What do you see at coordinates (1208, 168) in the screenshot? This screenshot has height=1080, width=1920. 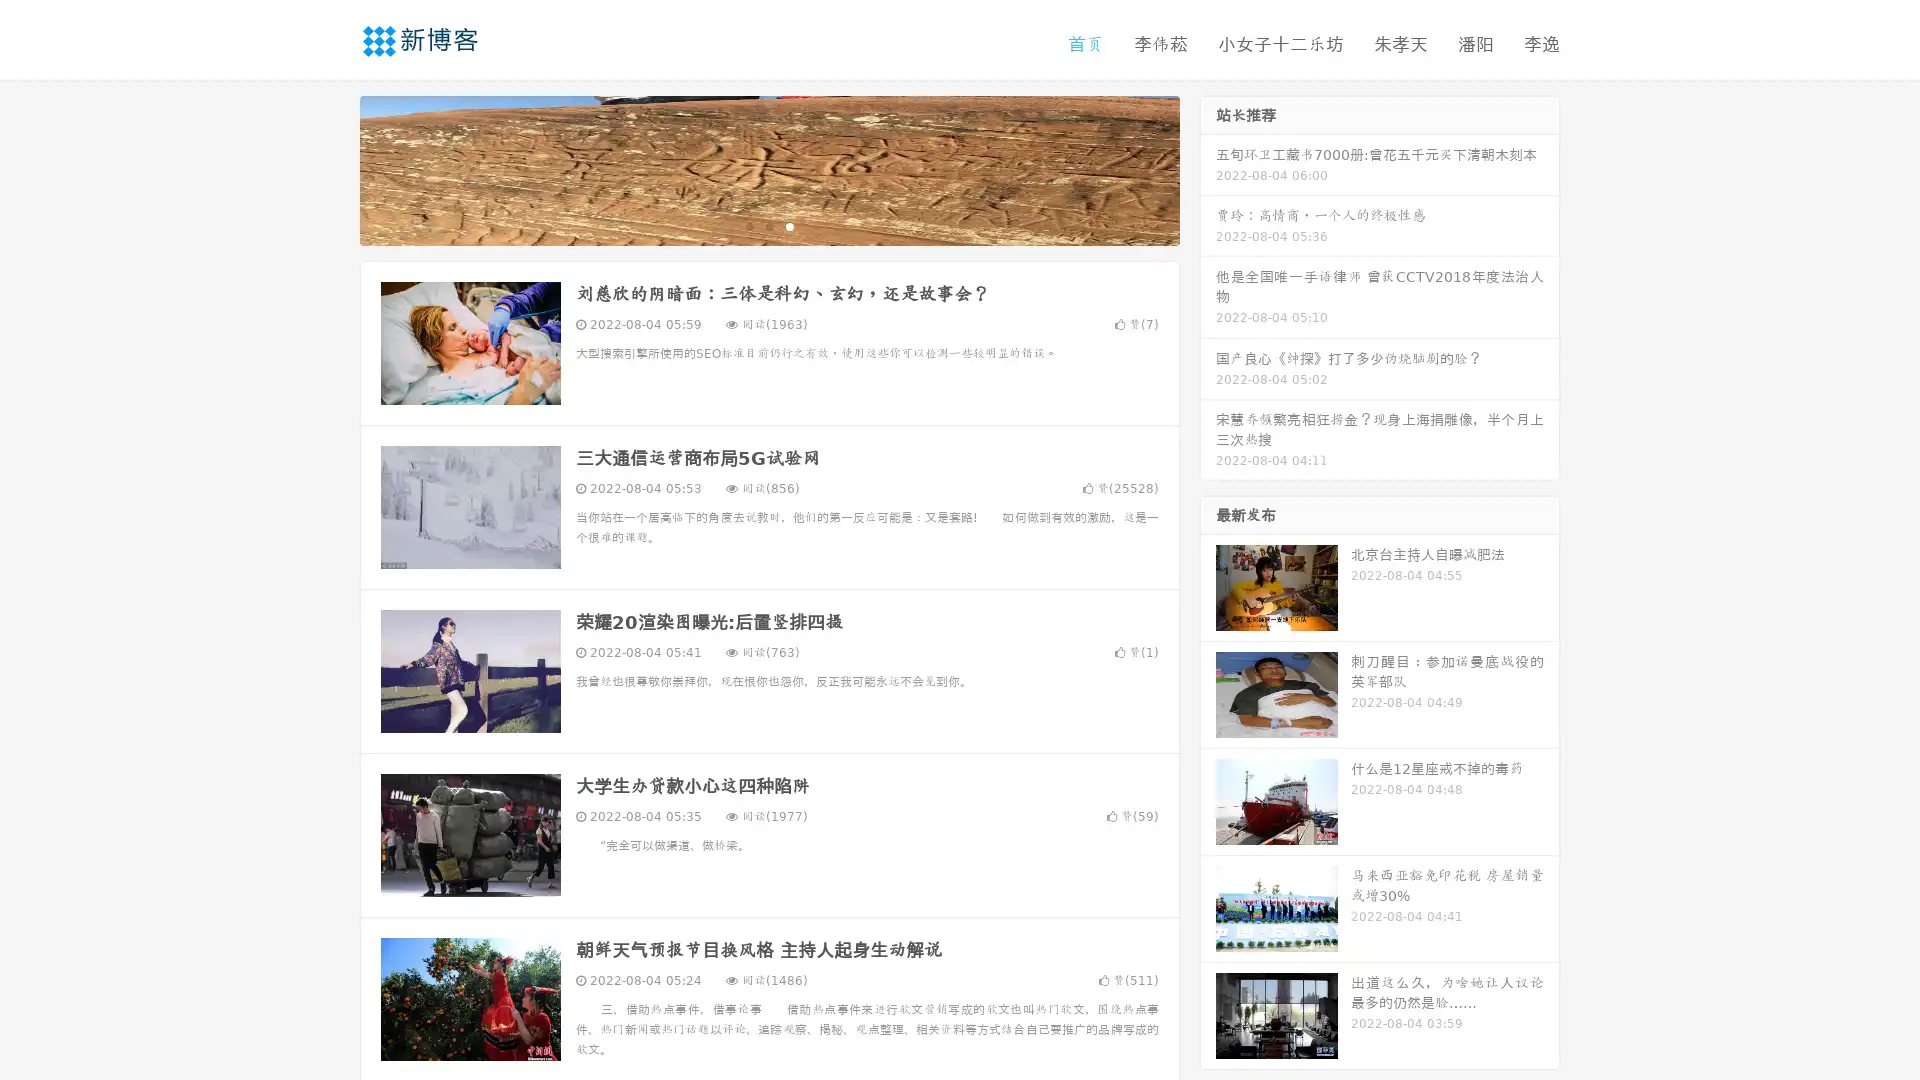 I see `Next slide` at bounding box center [1208, 168].